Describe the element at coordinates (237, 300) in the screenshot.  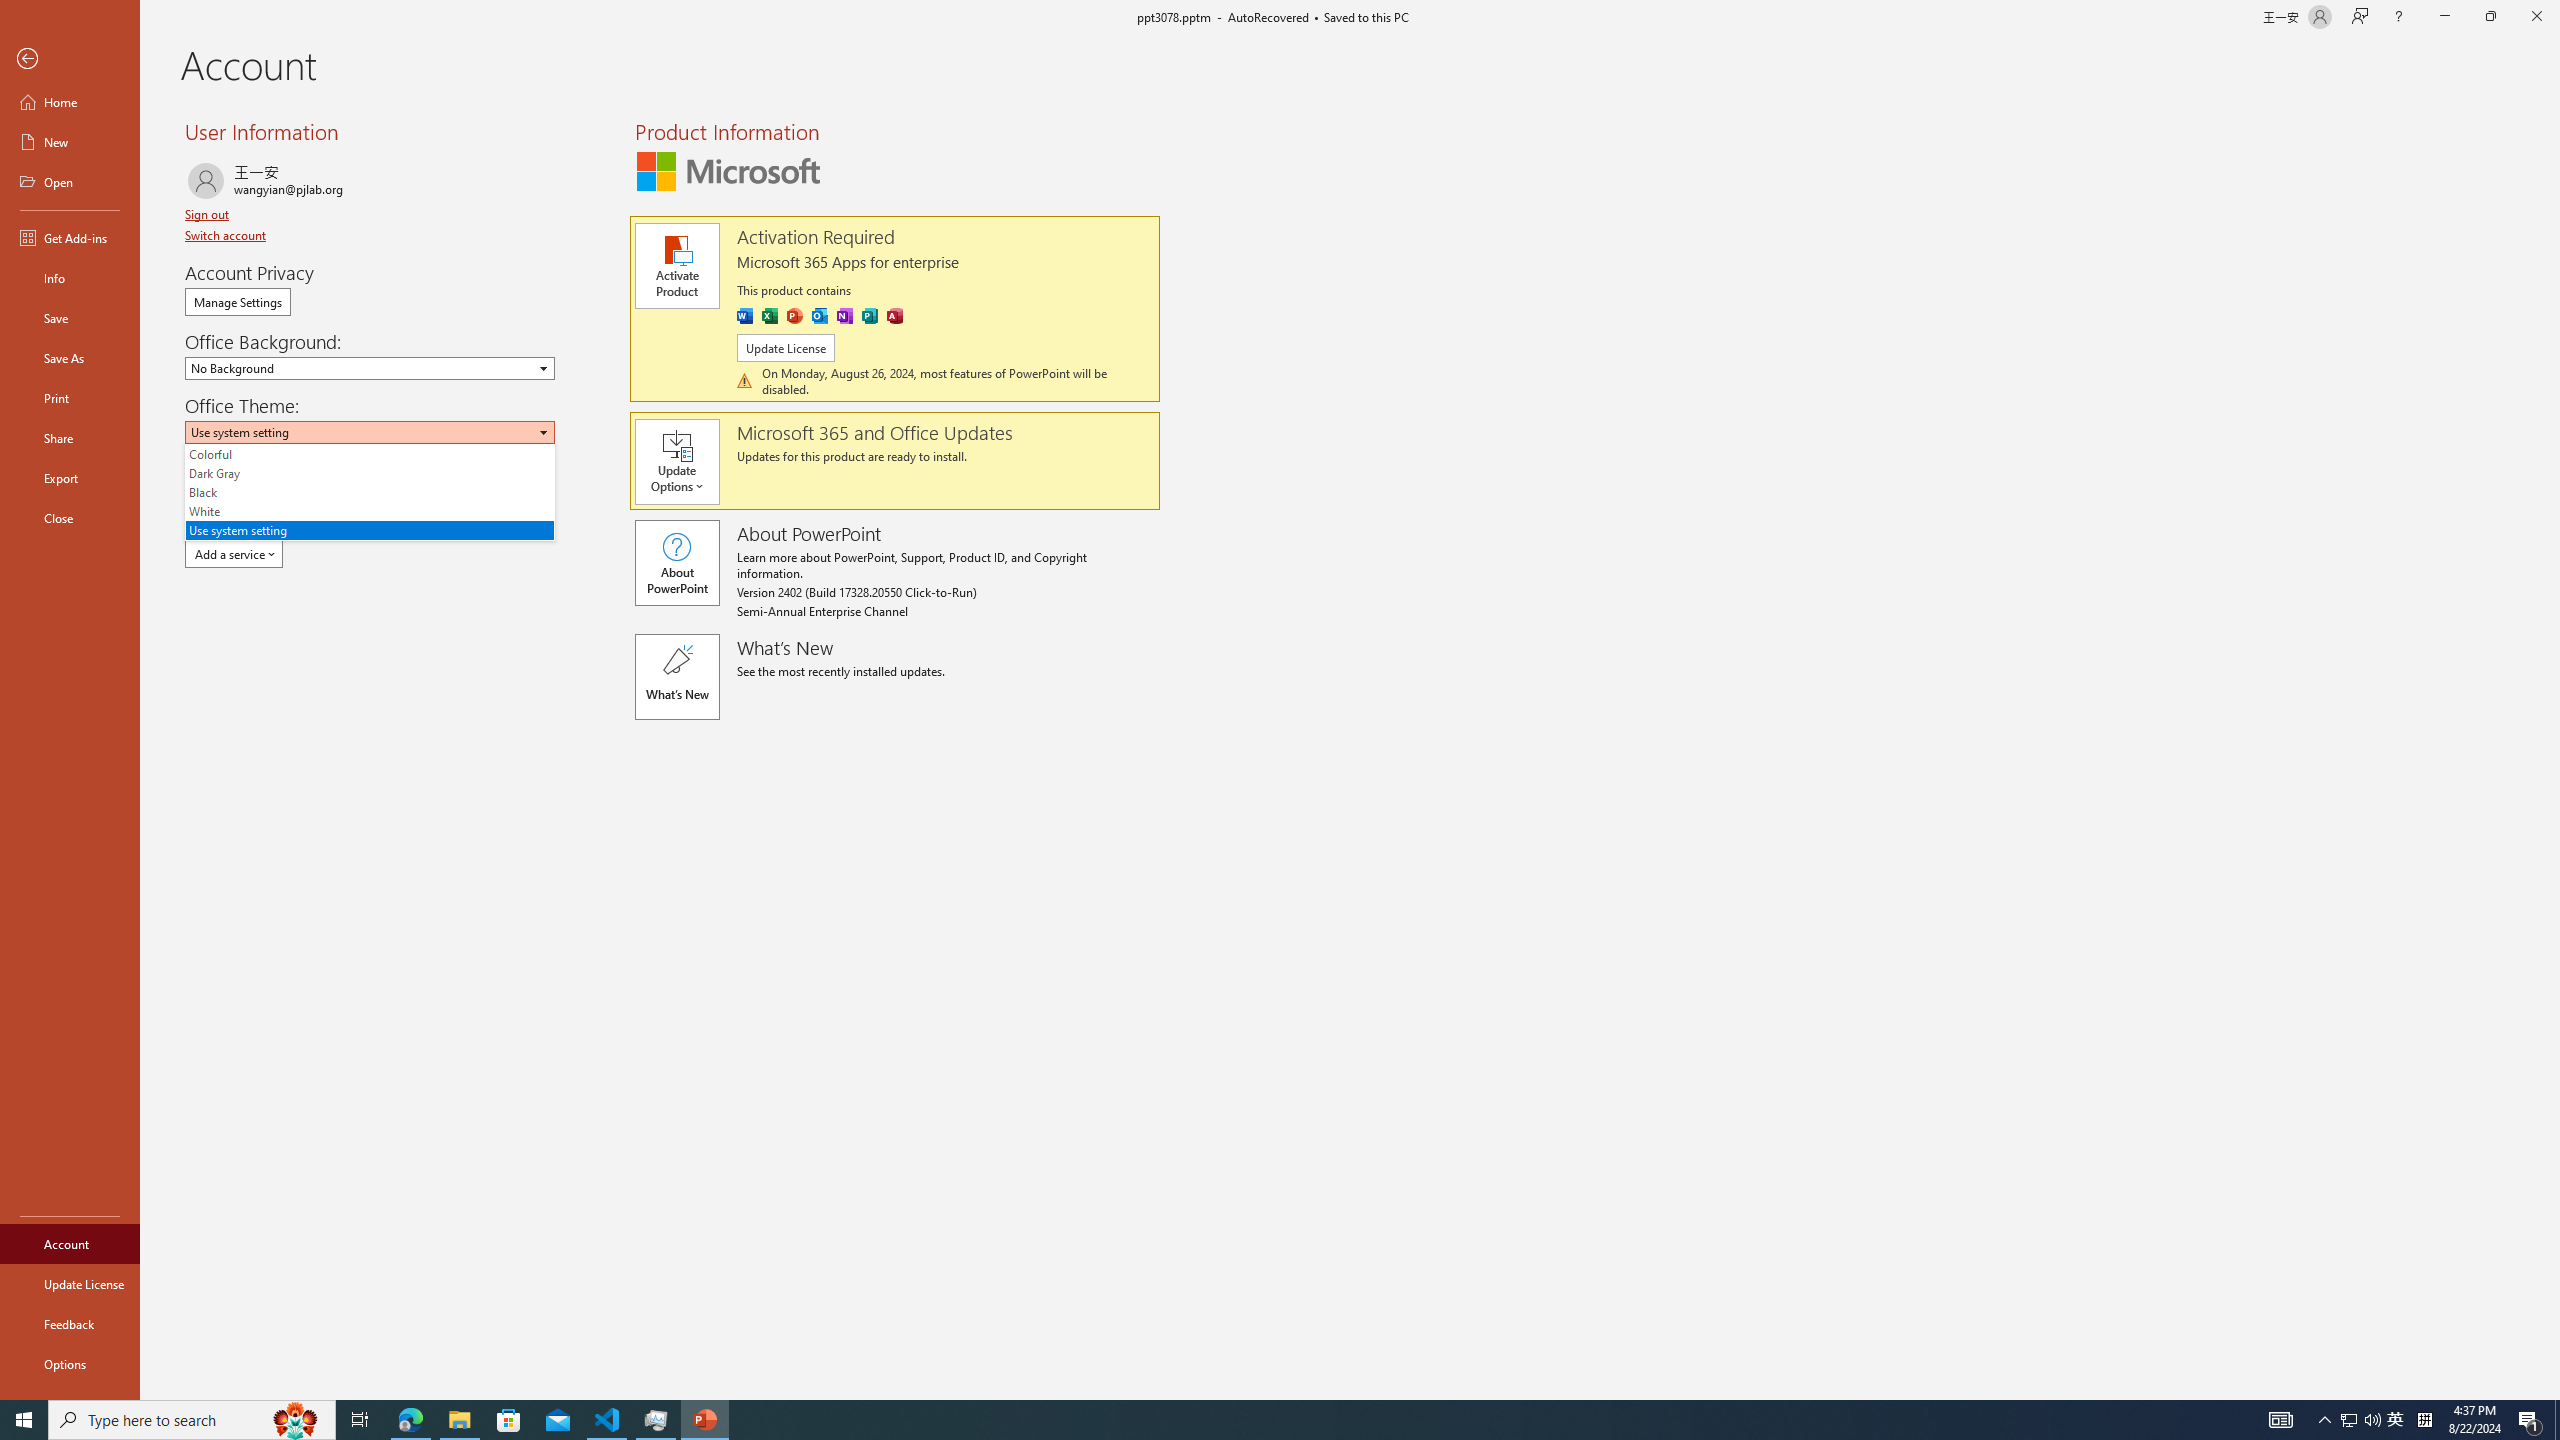
I see `'Manage Settings'` at that location.